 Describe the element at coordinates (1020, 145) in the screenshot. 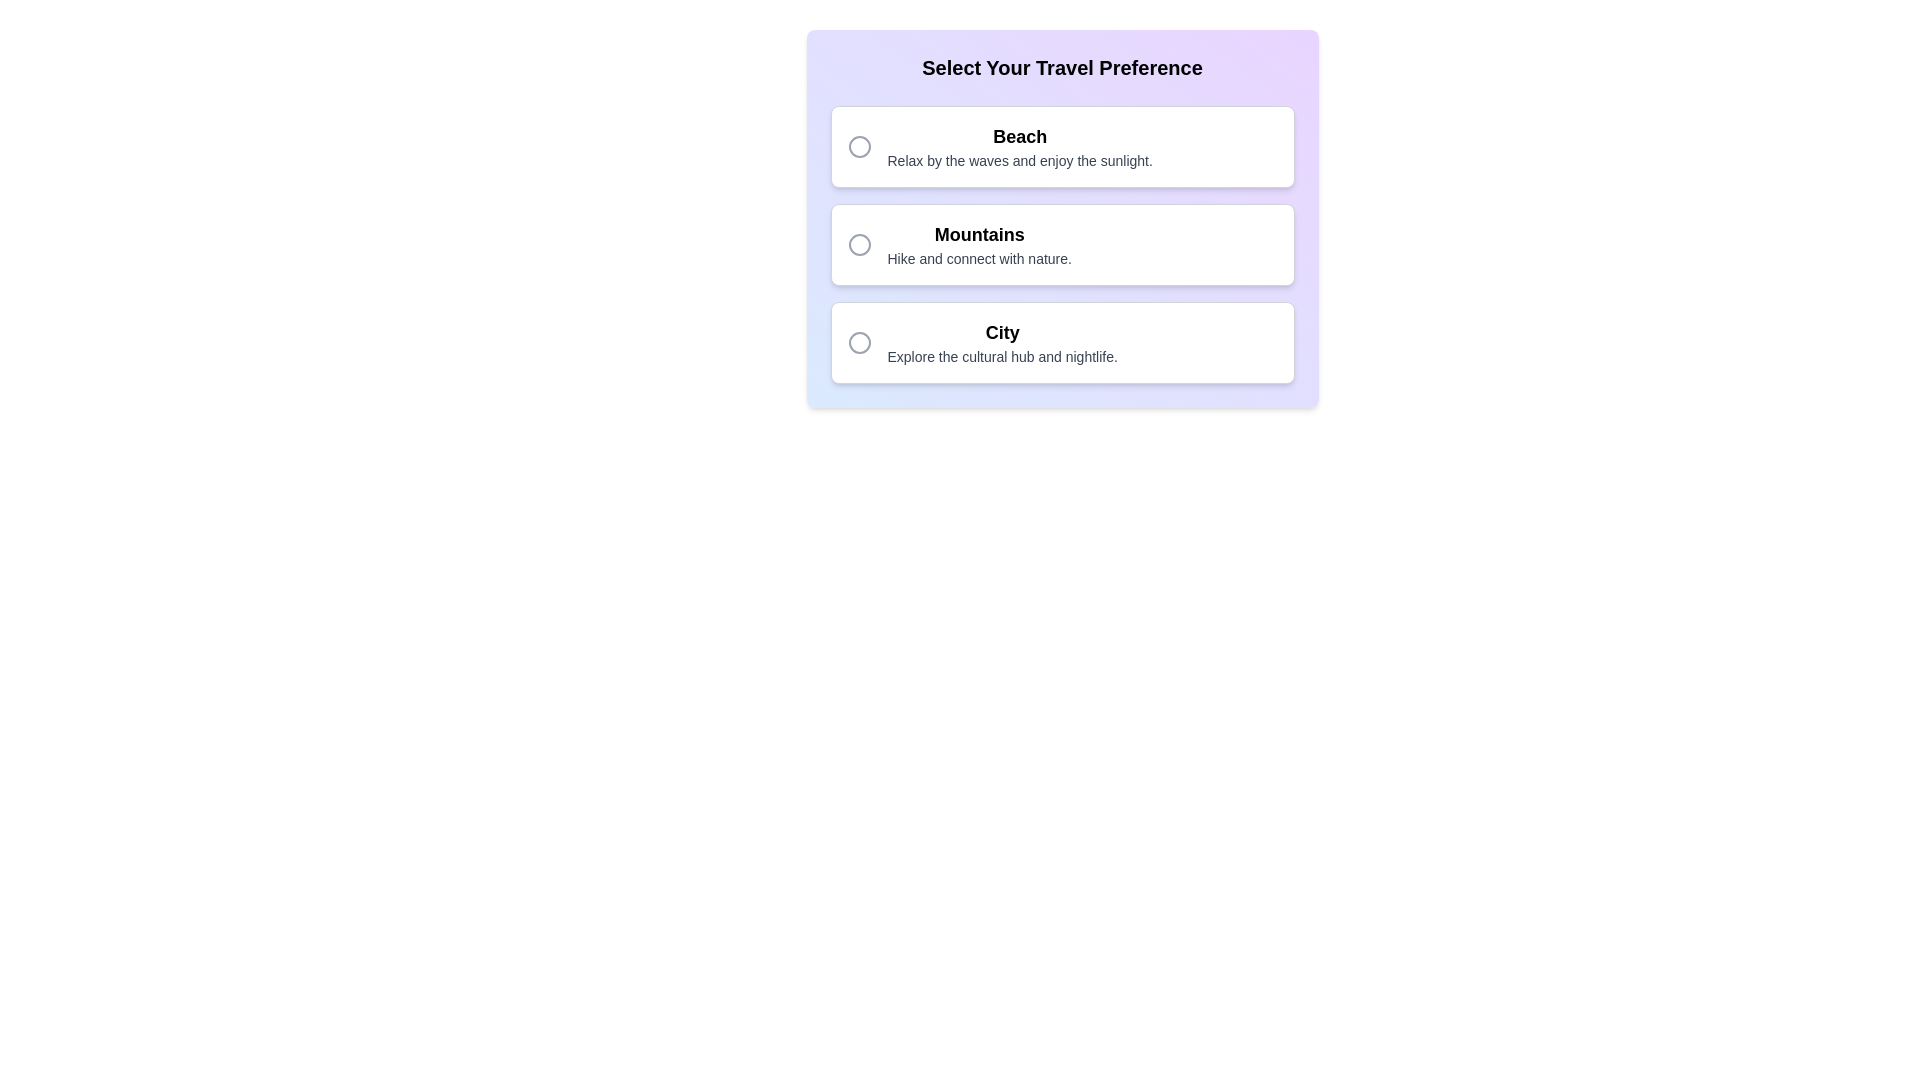

I see `the 'Beach' travel preference option in the selectable card, which is the uppermost option in the list below the heading 'Select Your Travel Preference'` at that location.